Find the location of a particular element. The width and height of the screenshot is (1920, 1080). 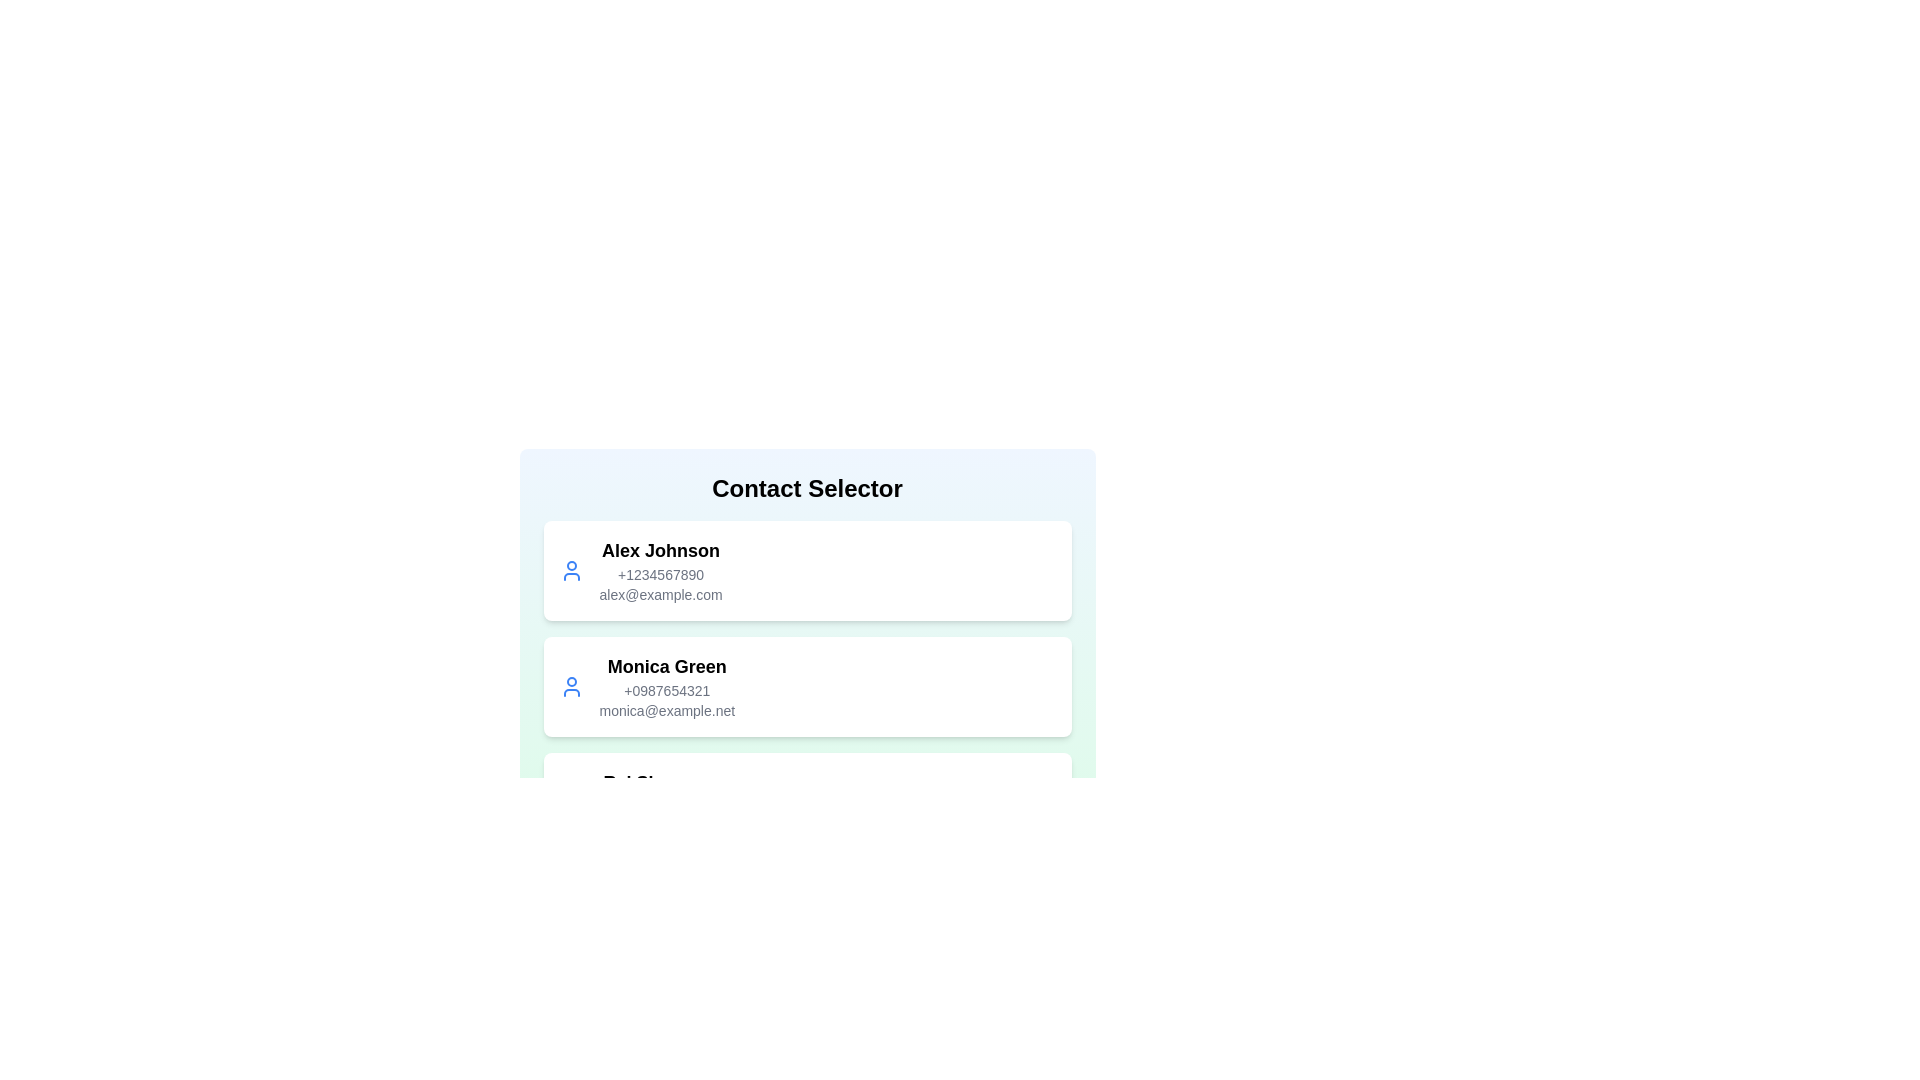

the contact Monica Green from the list is located at coordinates (807, 685).